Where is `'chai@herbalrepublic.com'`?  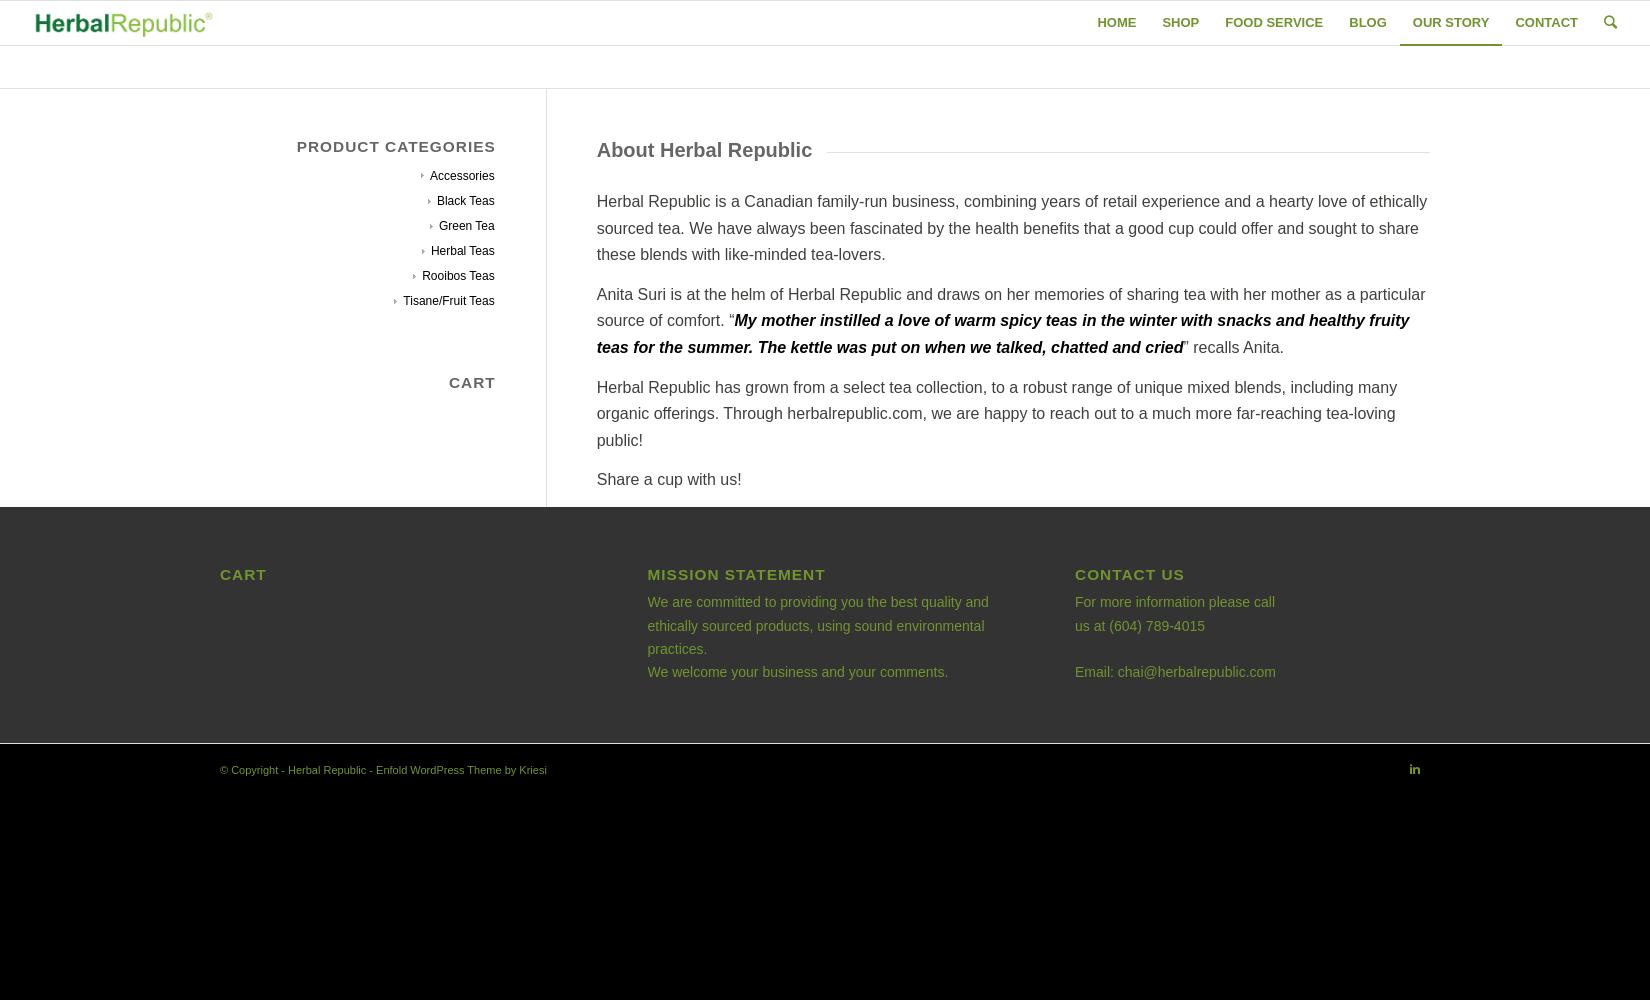 'chai@herbalrepublic.com' is located at coordinates (1196, 671).